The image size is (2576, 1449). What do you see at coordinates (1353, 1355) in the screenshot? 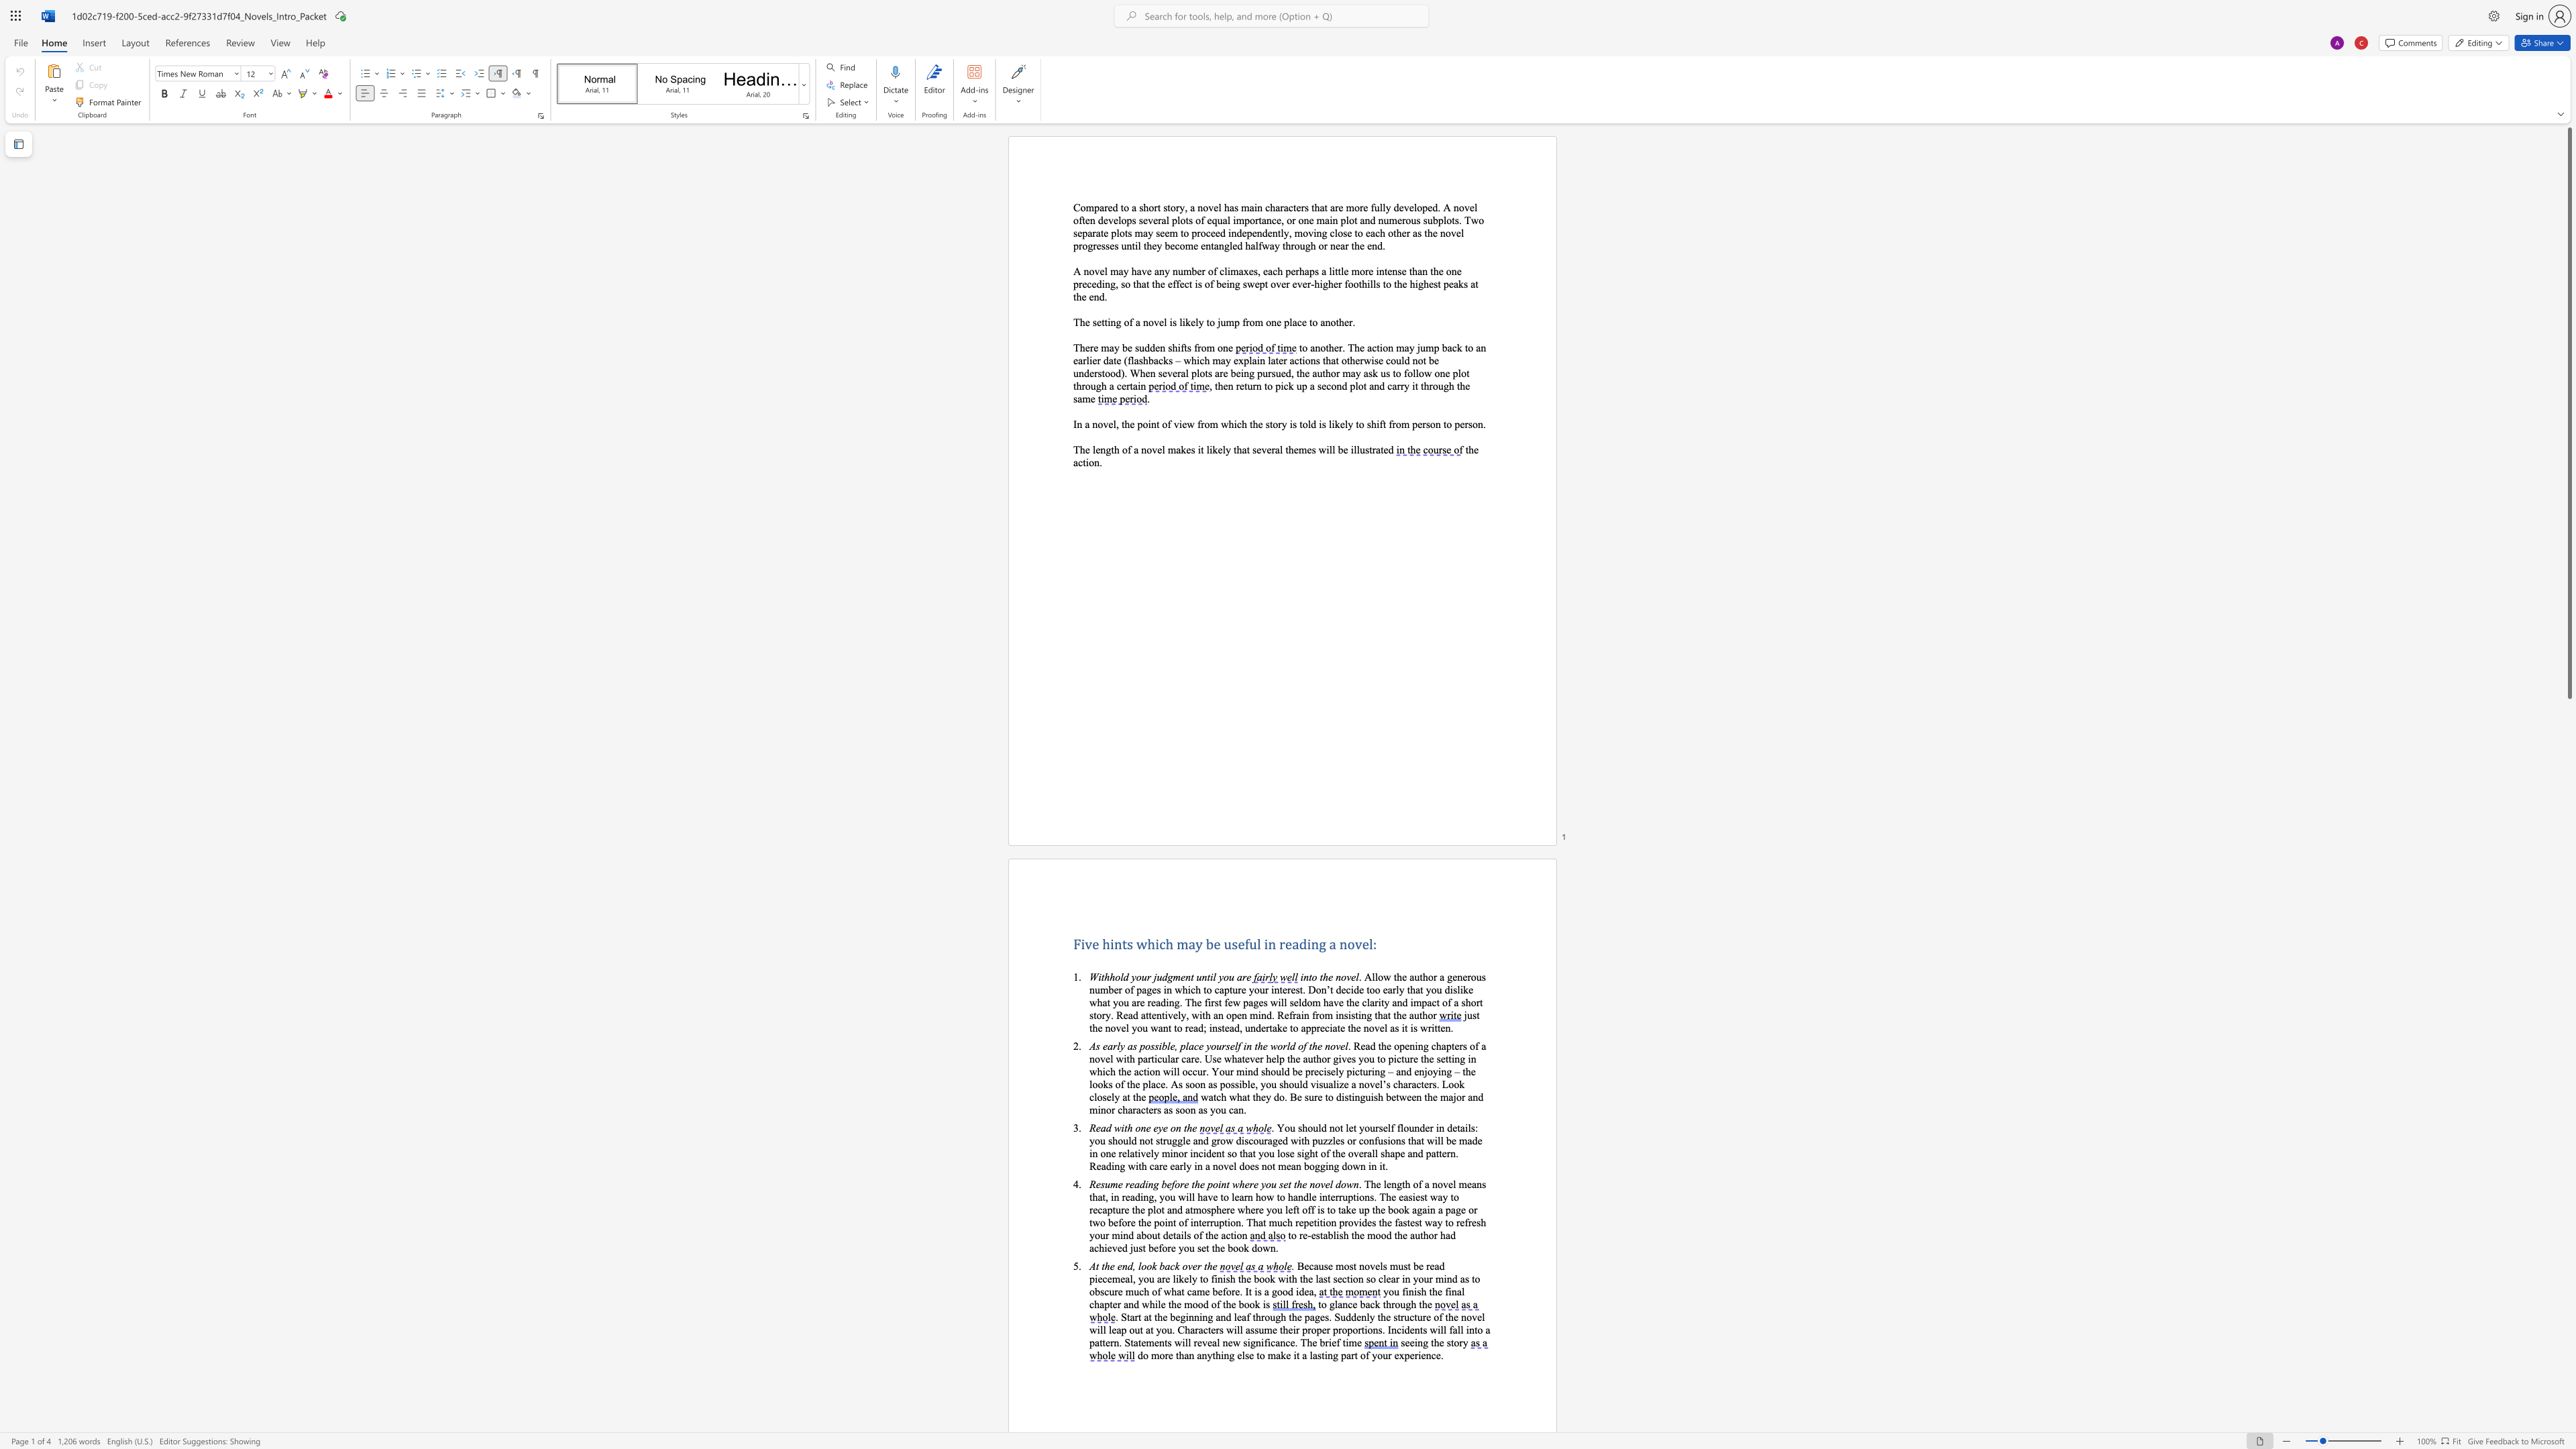
I see `the space between the continuous character "r" and "t" in the text` at bounding box center [1353, 1355].